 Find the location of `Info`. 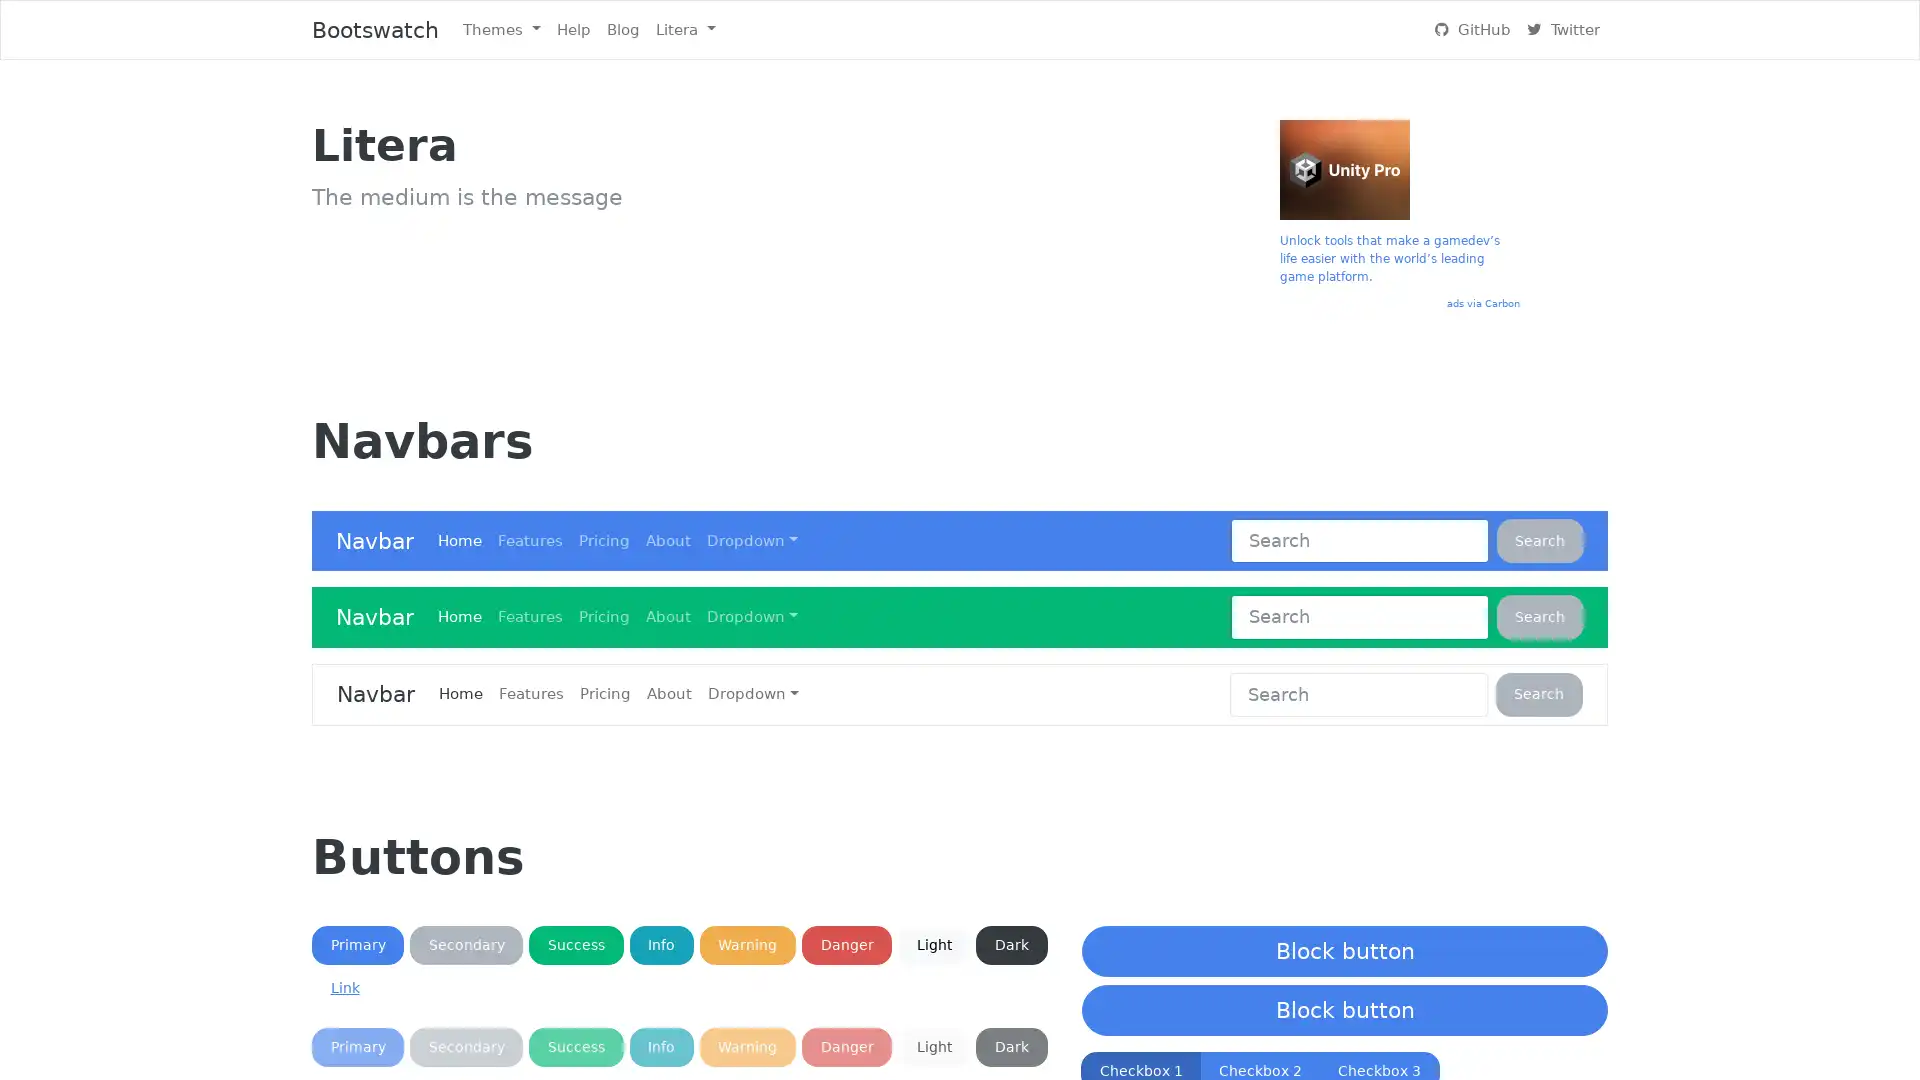

Info is located at coordinates (661, 1046).